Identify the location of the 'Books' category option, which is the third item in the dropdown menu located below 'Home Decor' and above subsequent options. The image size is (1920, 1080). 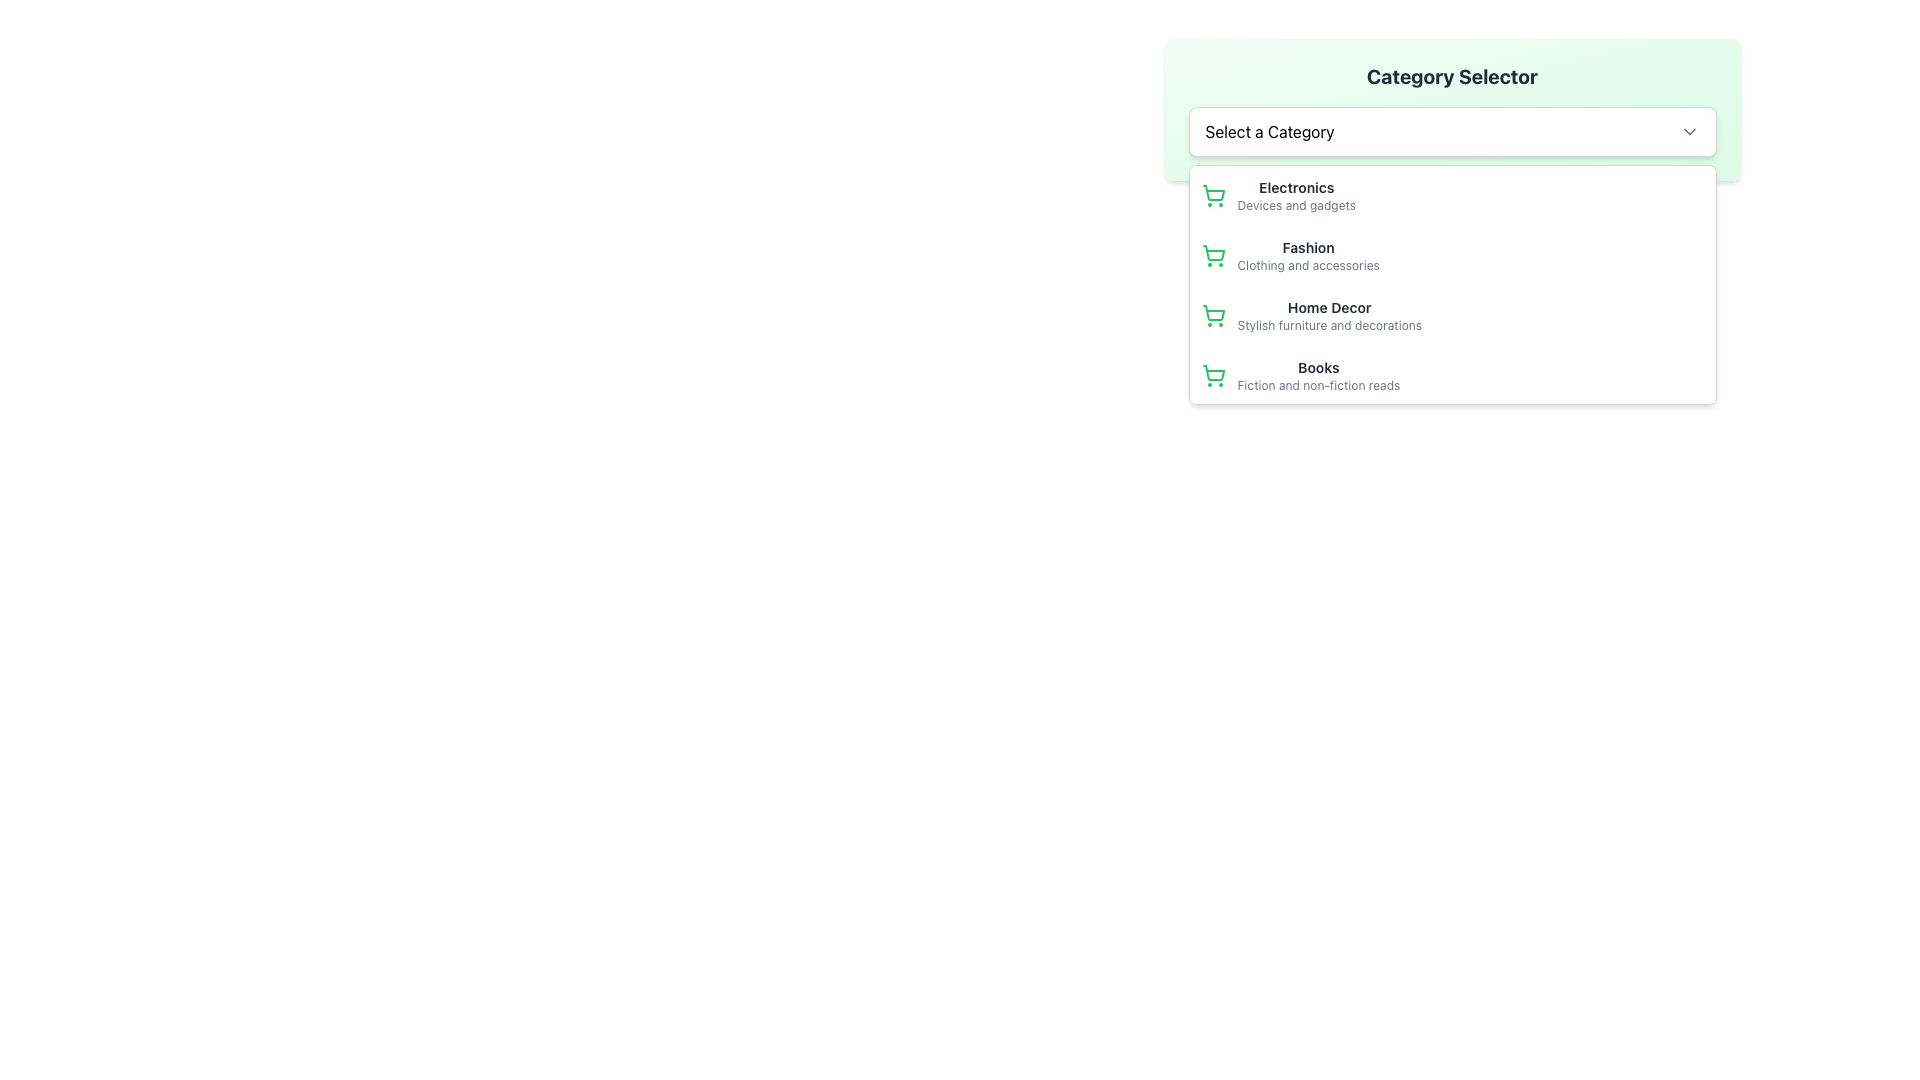
(1318, 375).